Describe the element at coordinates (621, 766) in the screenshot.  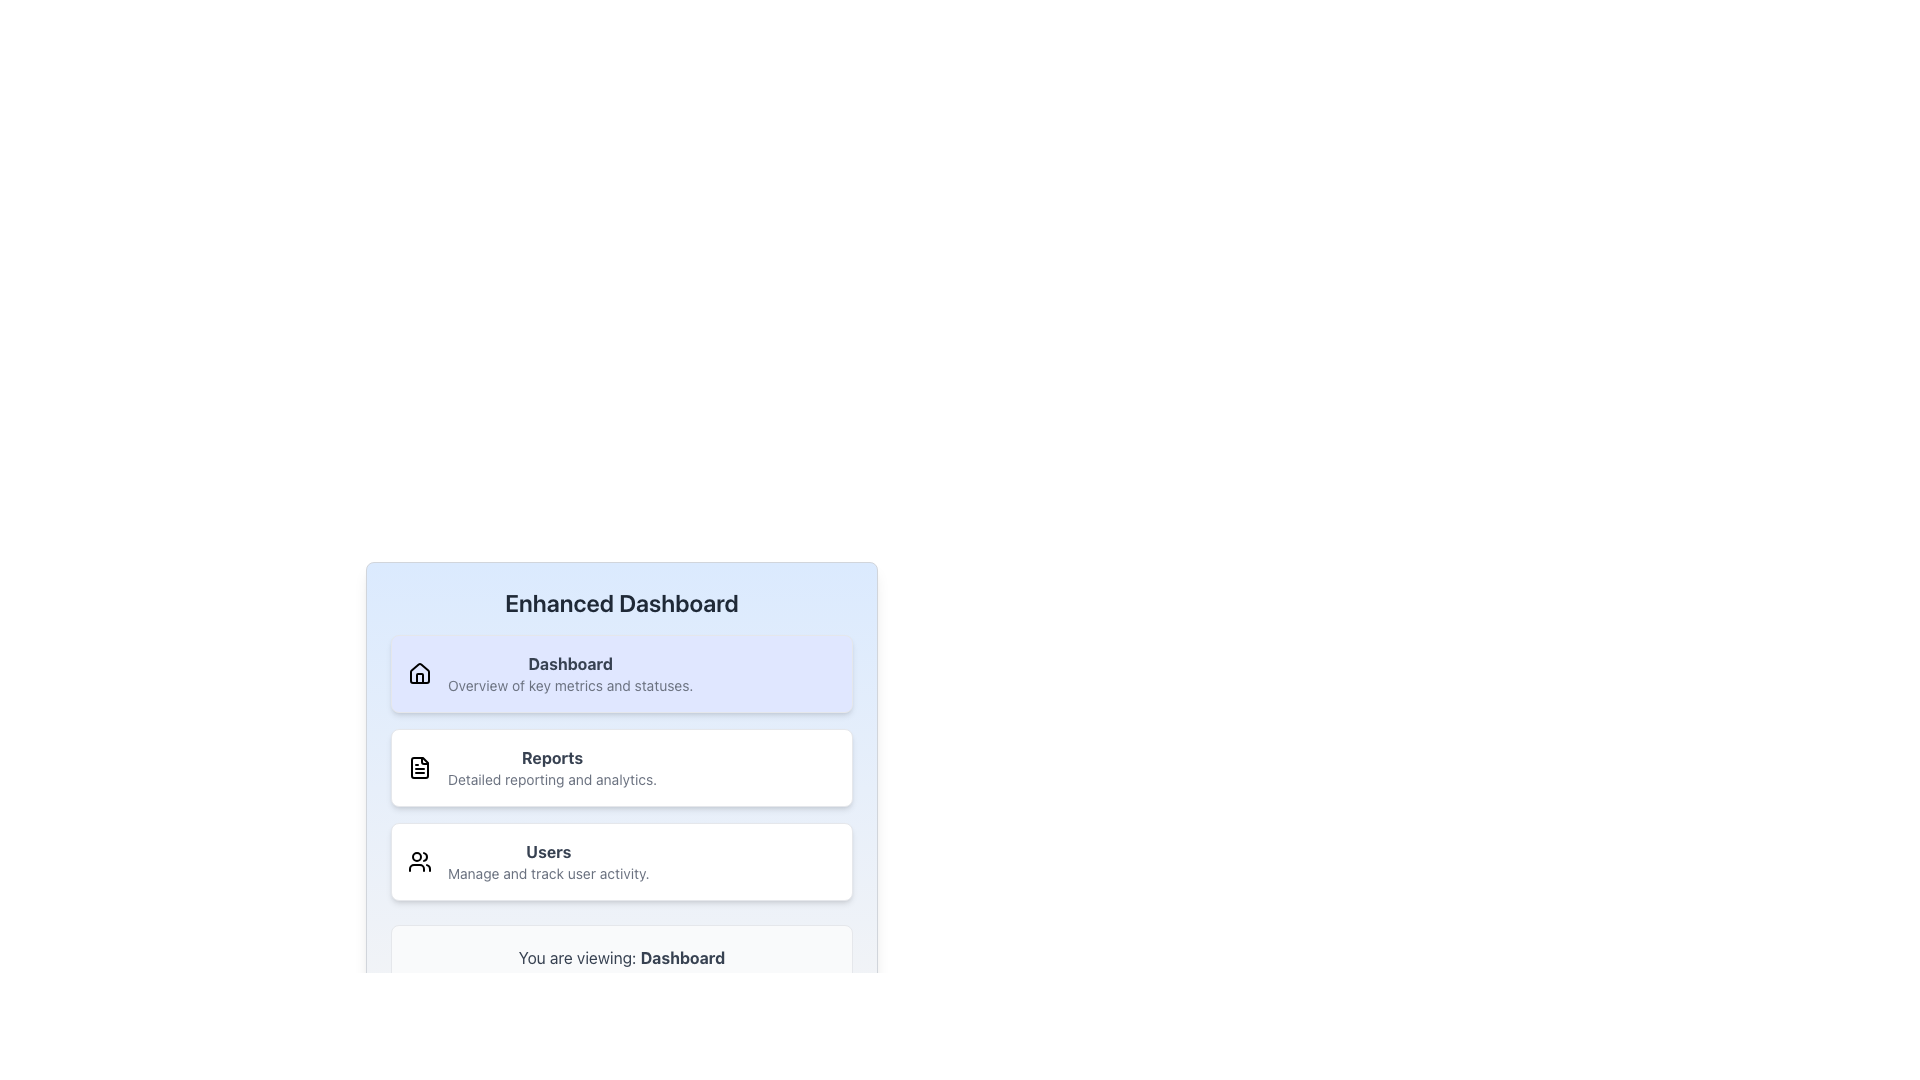
I see `the second card in the vertical layout of navigation or informational cards, which contains the Reports section, styled with rounded corners and a light background` at that location.